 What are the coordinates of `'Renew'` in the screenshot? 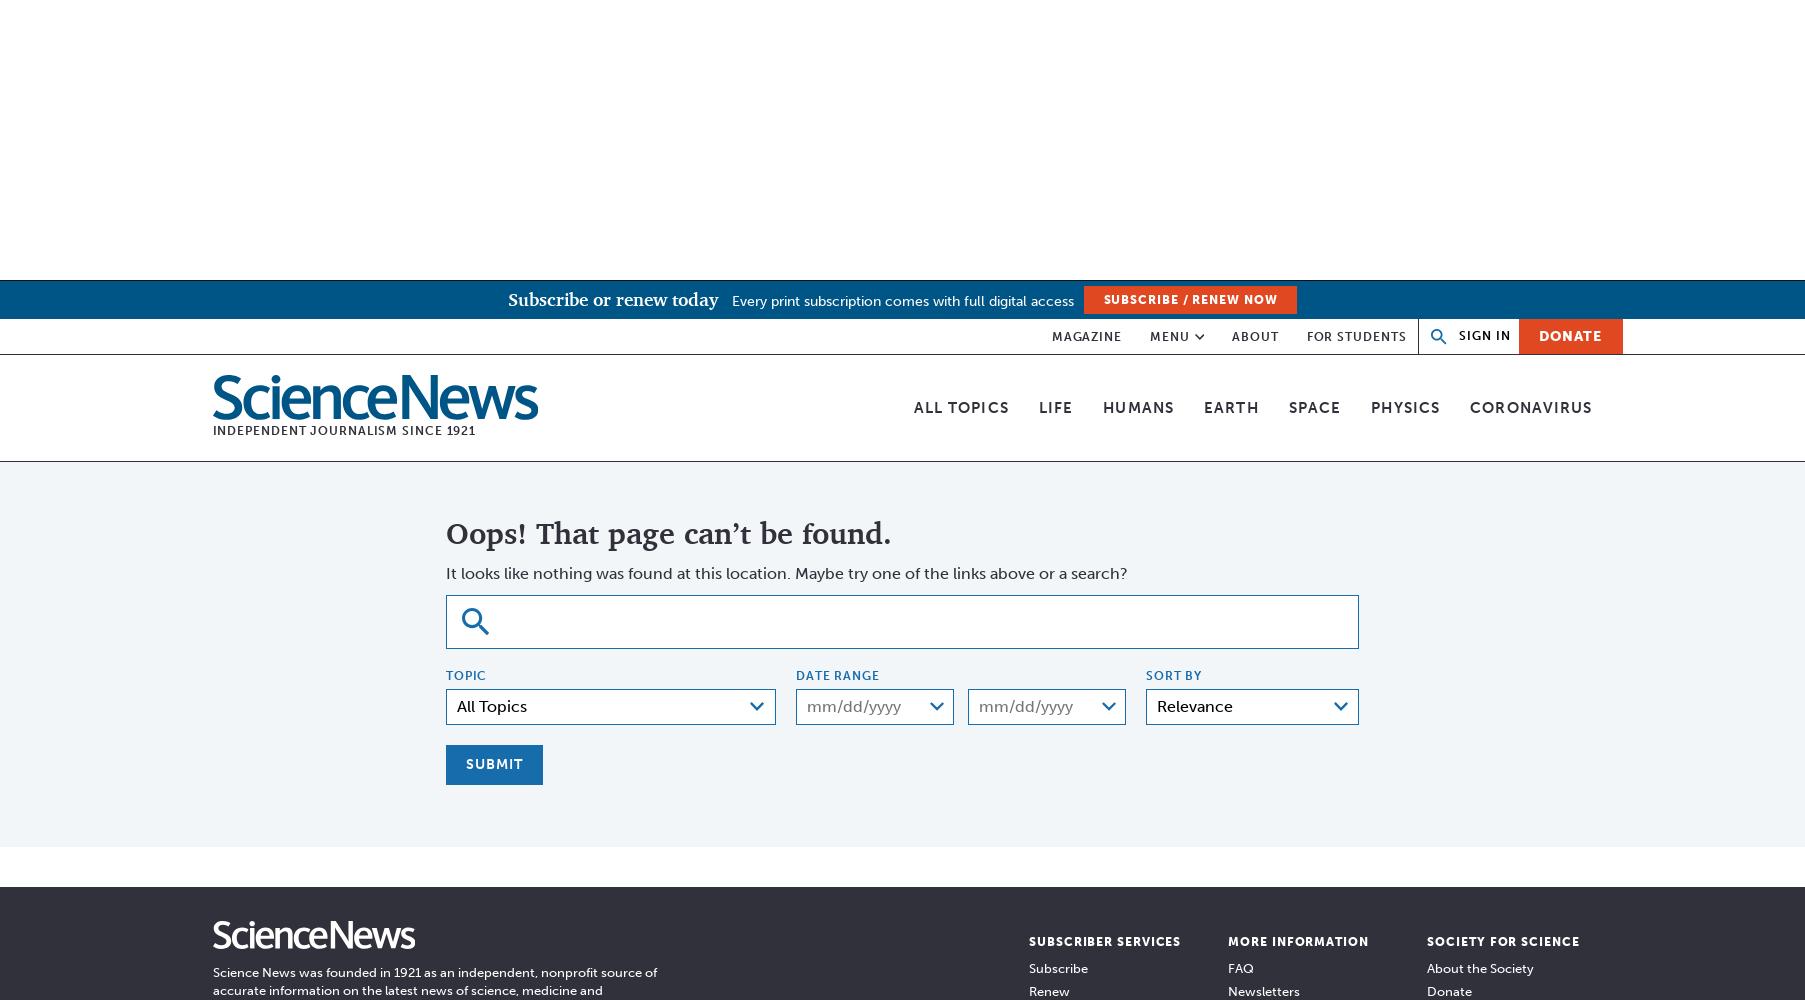 It's located at (1049, 989).